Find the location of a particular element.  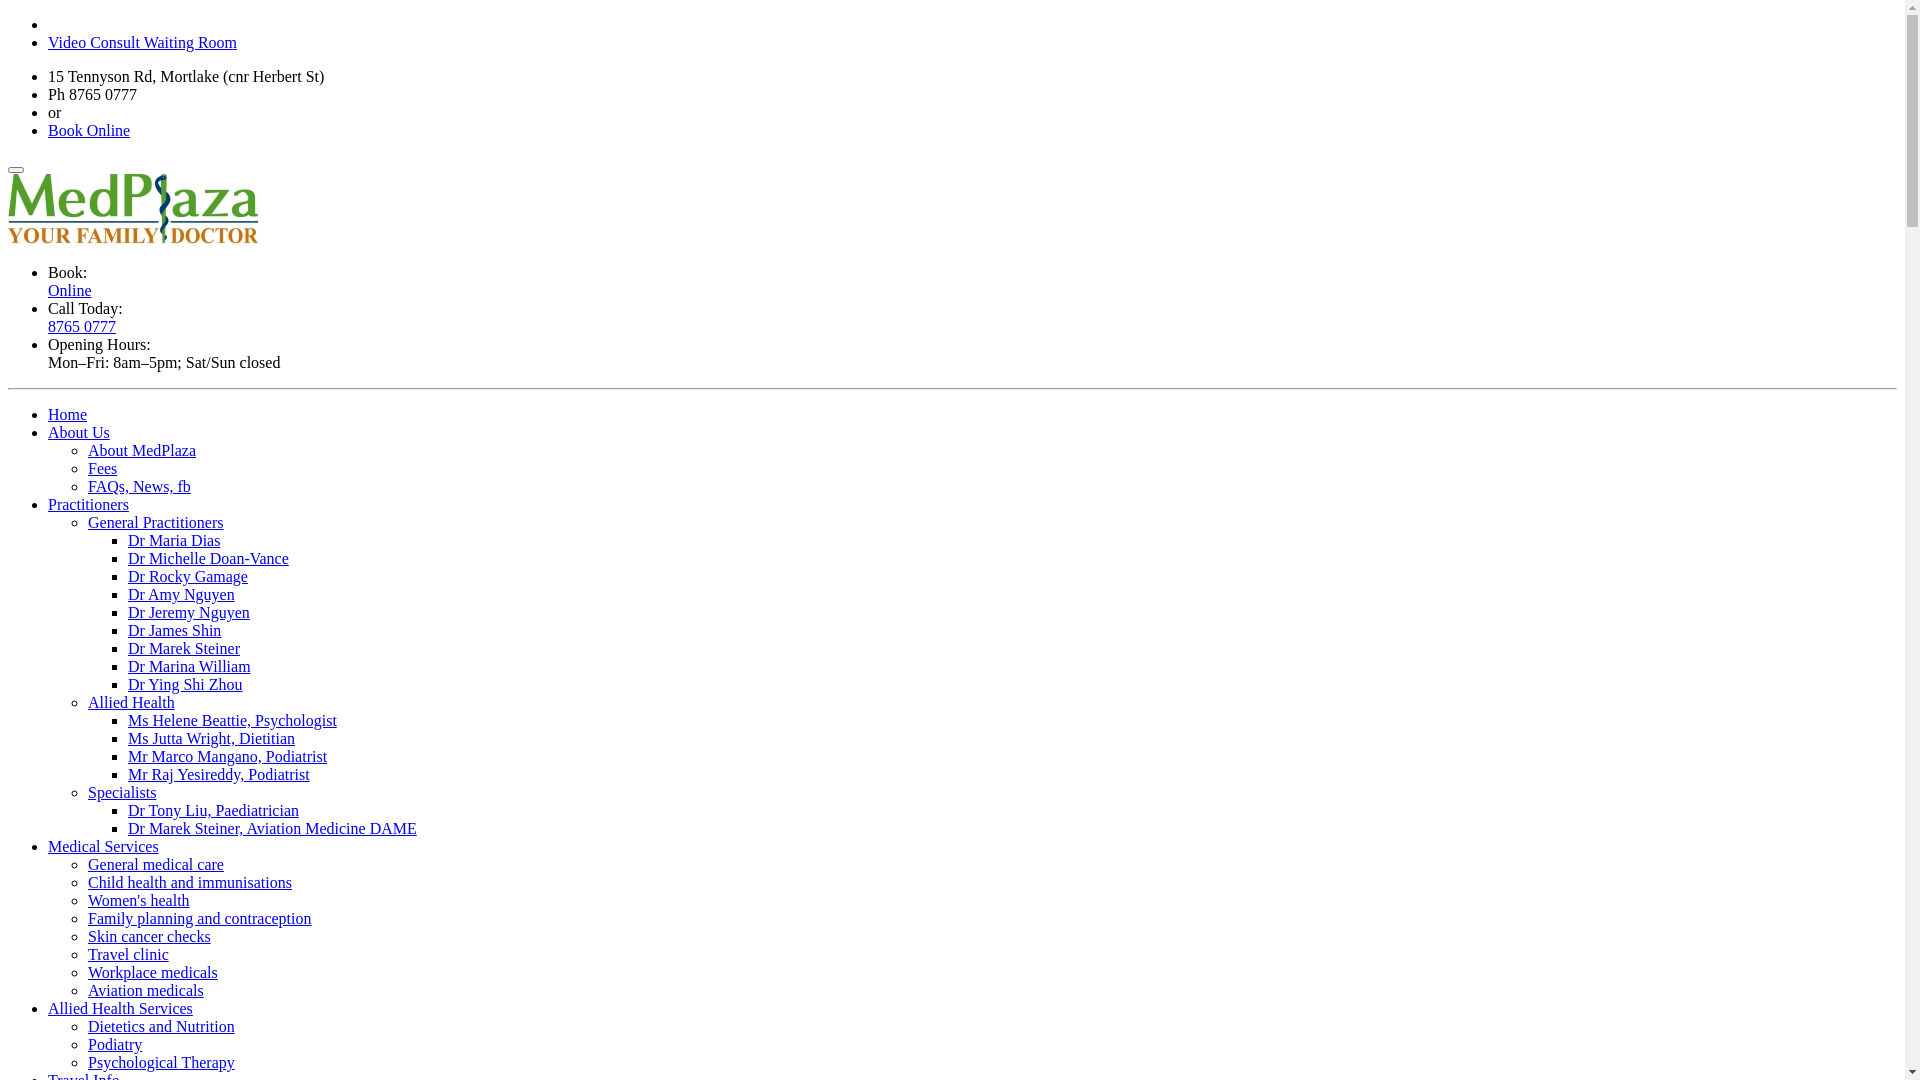

'Allied Health' is located at coordinates (86, 701).